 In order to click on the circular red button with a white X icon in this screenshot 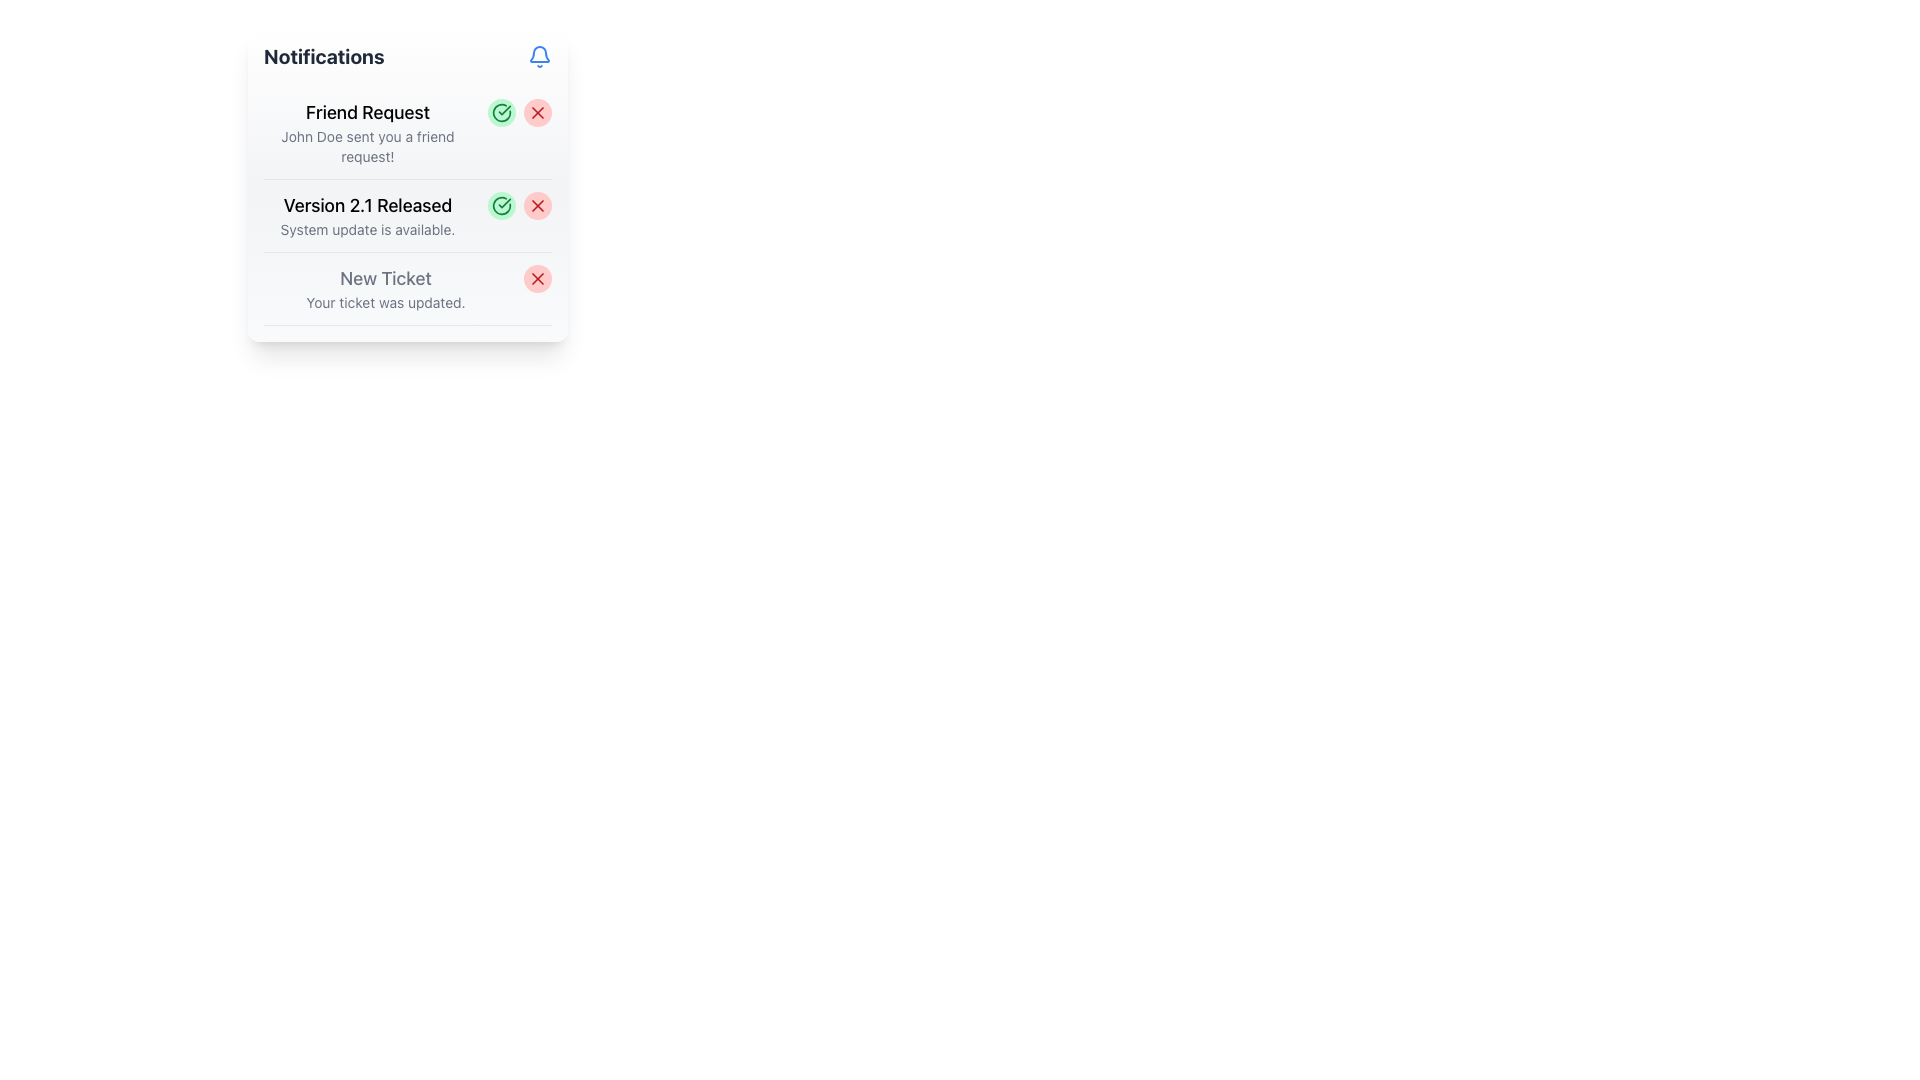, I will do `click(537, 278)`.